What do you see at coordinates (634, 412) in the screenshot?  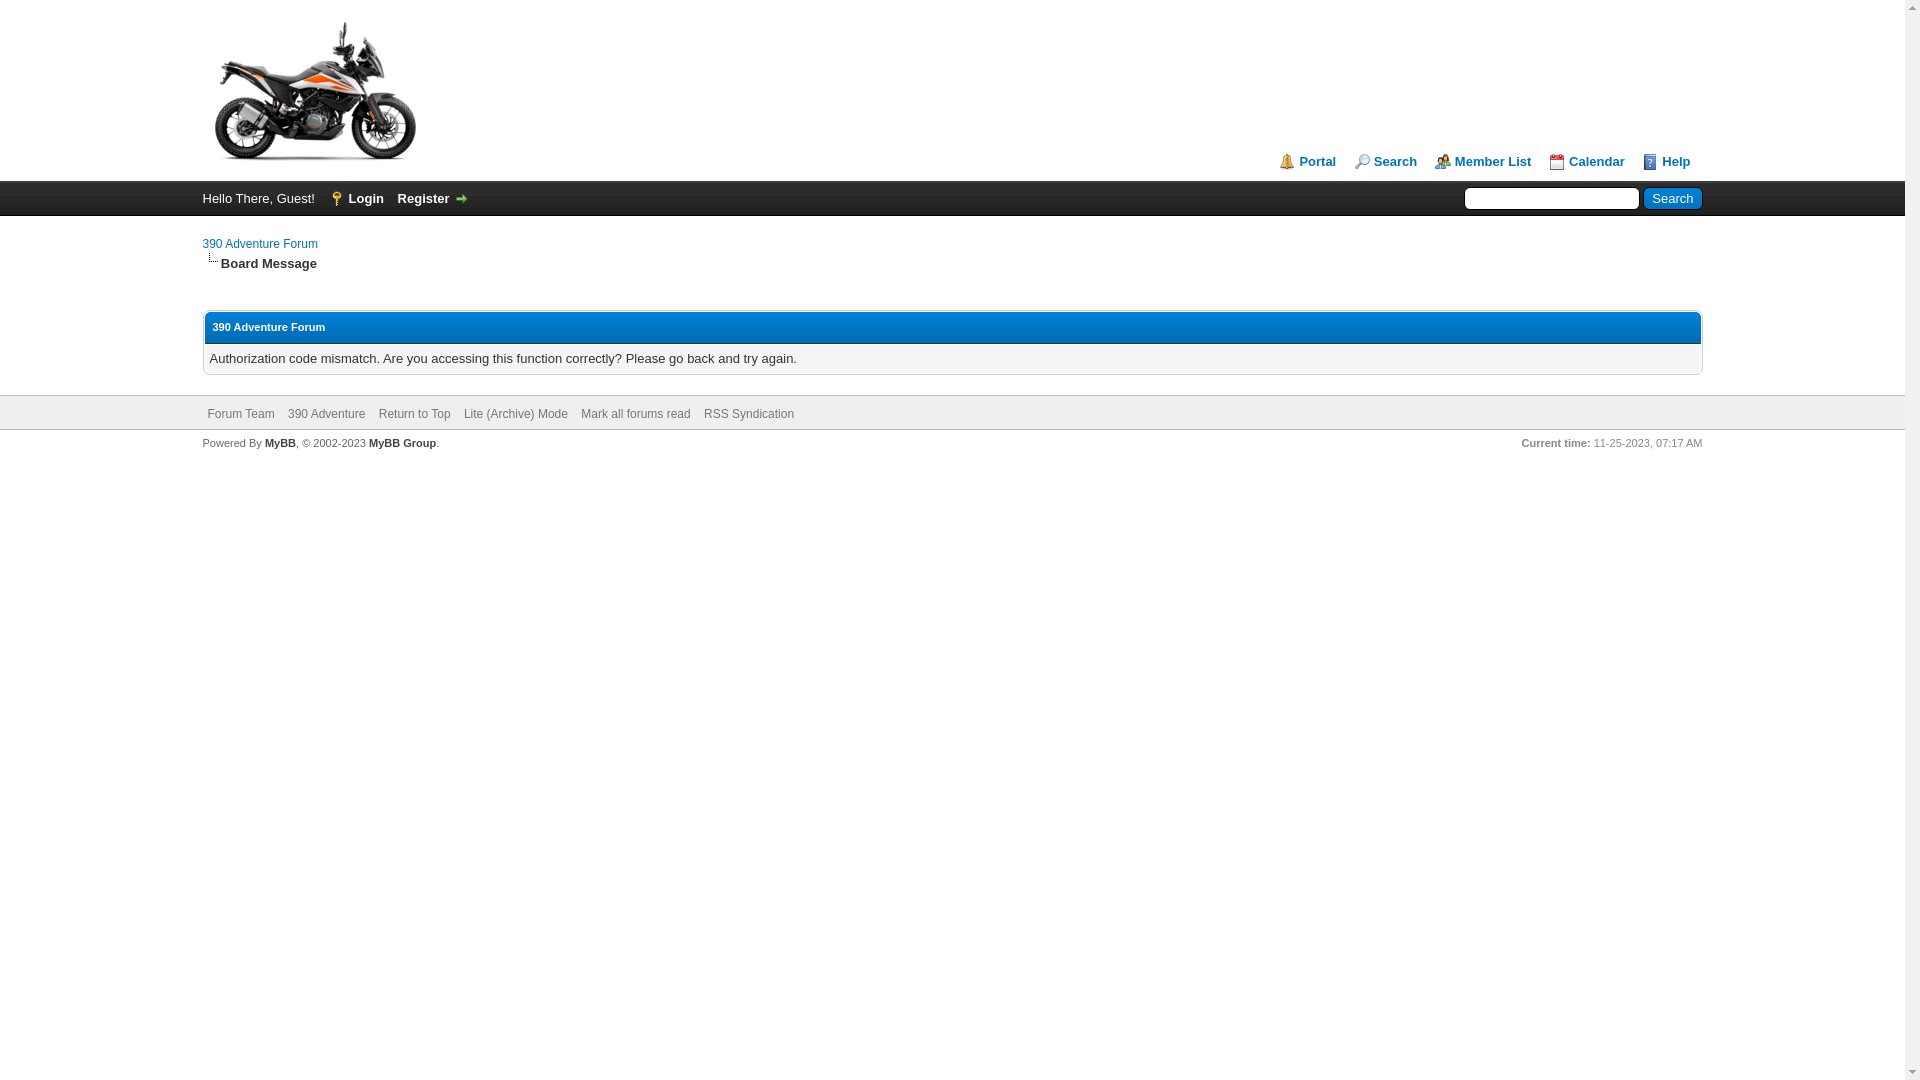 I see `'Mark all forums read'` at bounding box center [634, 412].